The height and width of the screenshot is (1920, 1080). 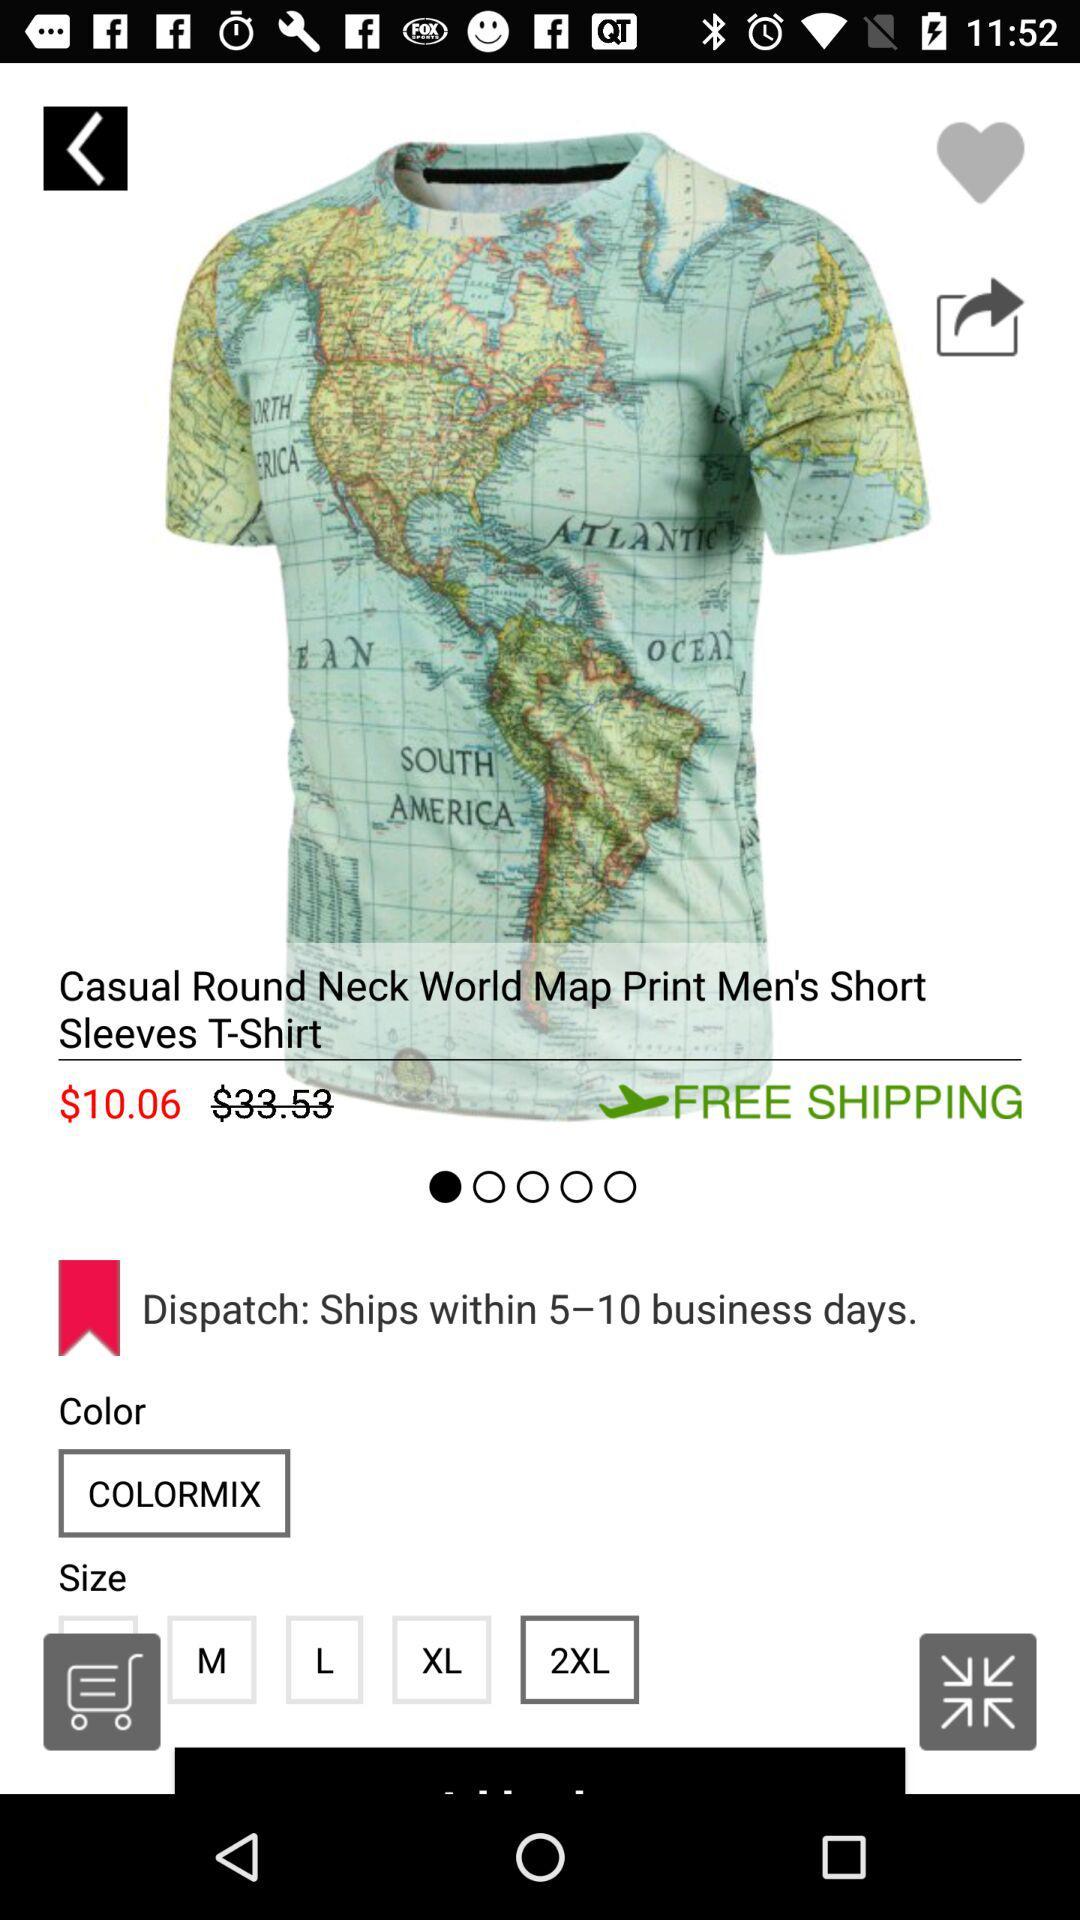 I want to click on the colormix item, so click(x=173, y=1493).